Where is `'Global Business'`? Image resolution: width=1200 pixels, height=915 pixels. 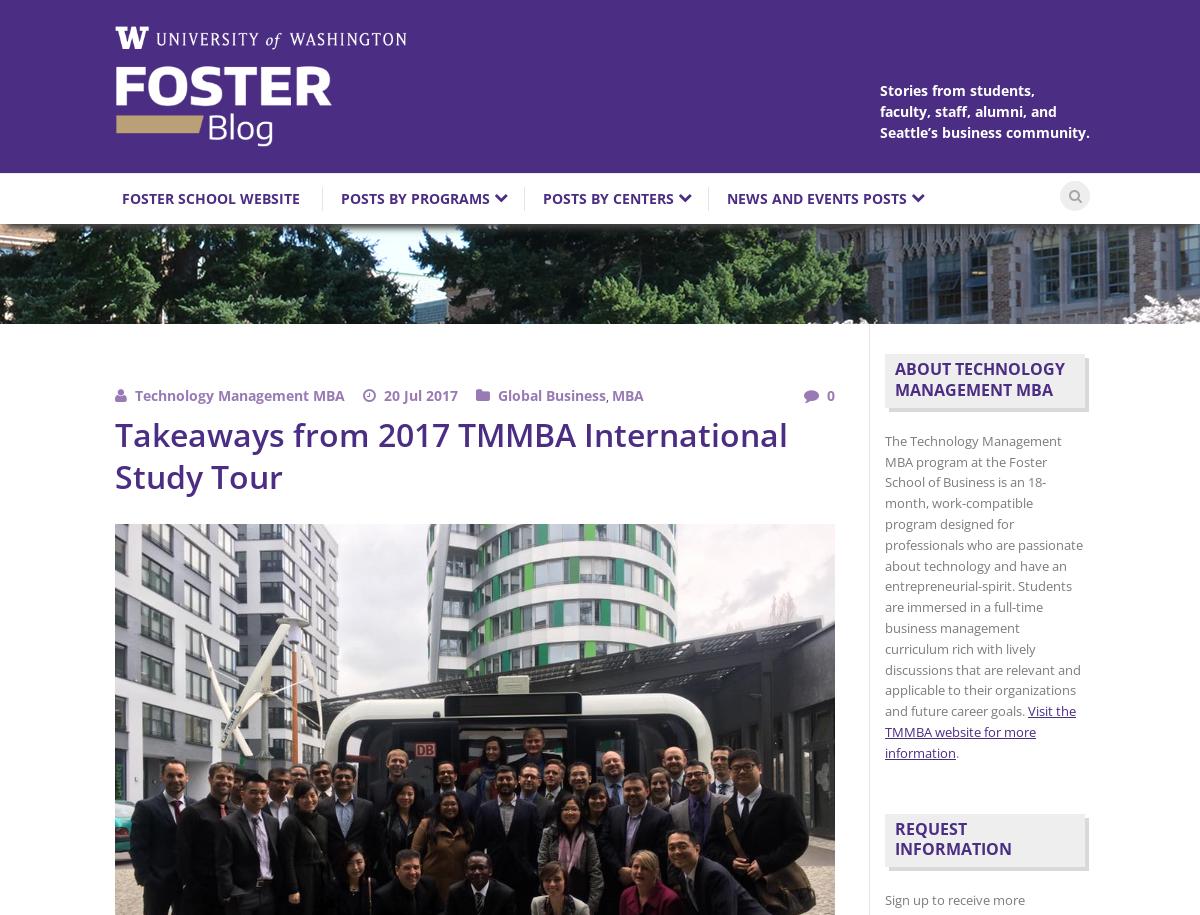
'Global Business' is located at coordinates (551, 394).